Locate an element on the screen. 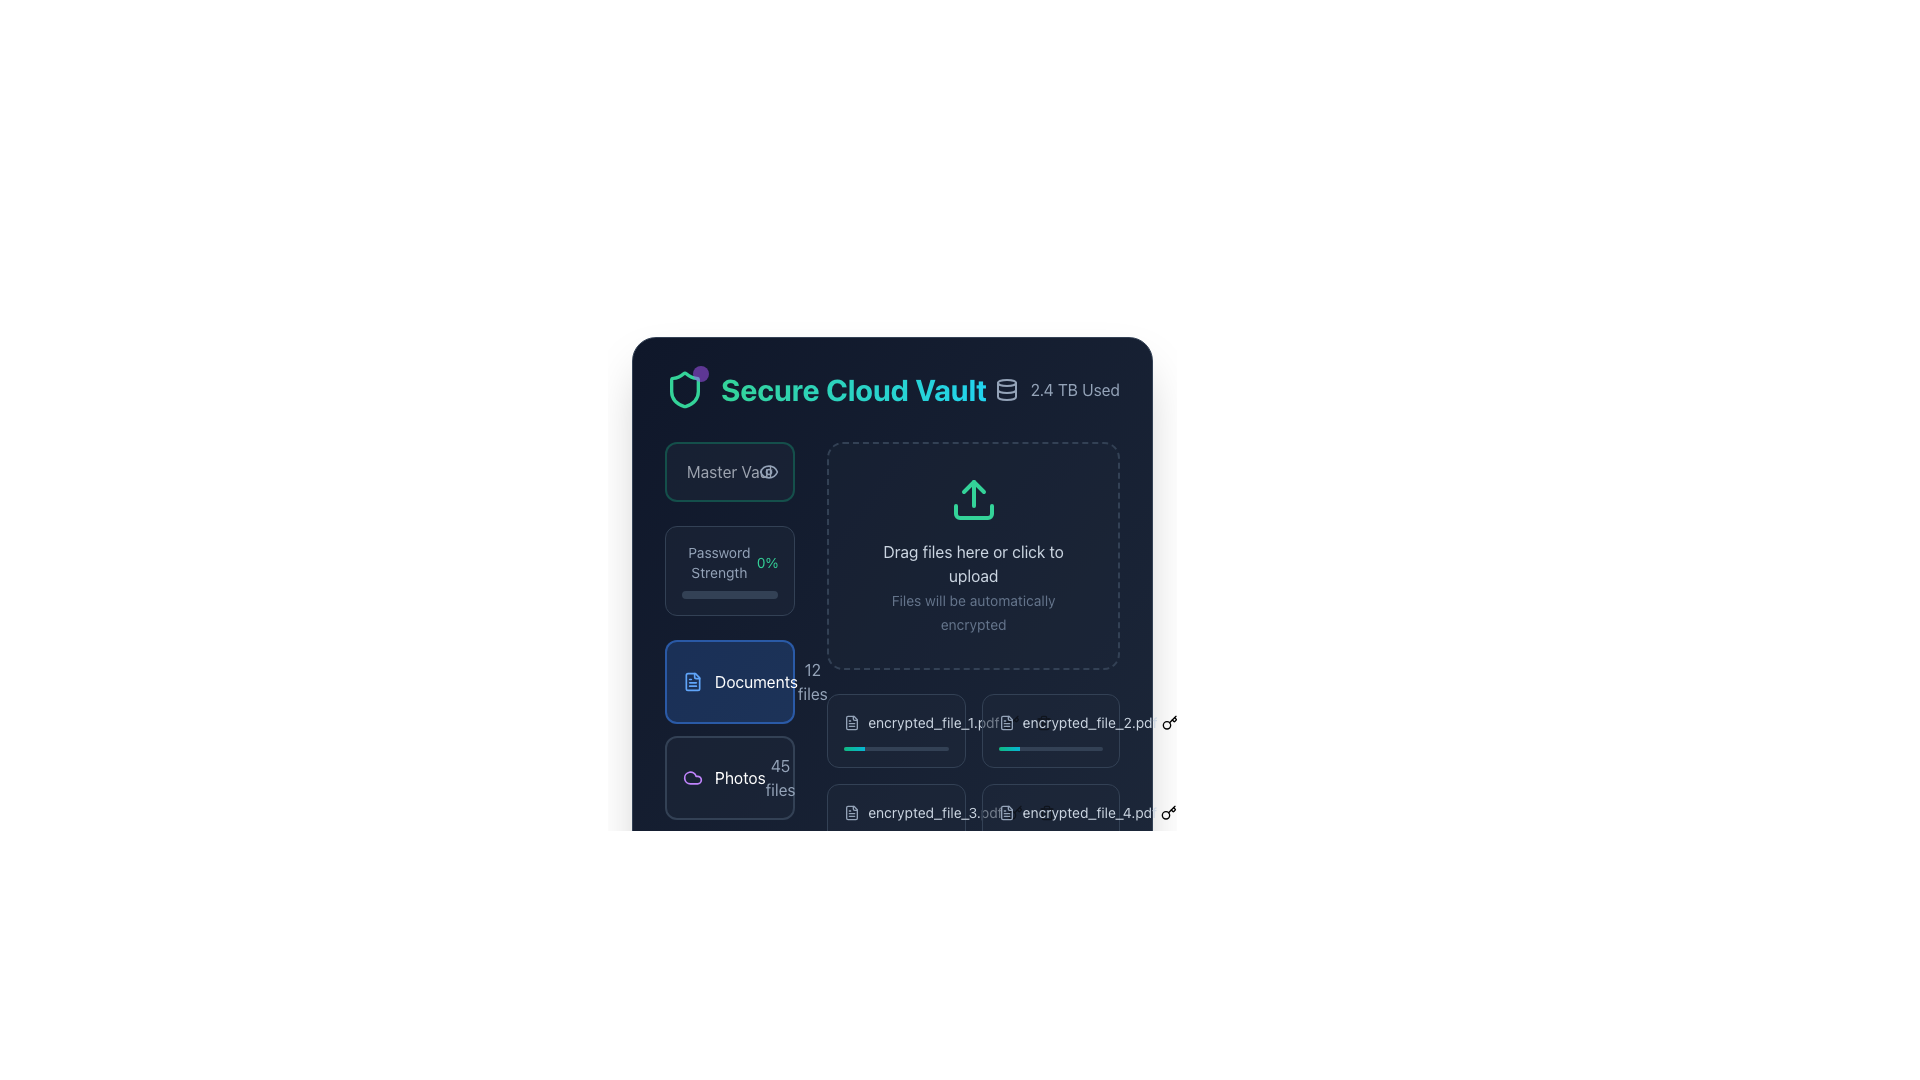  the informational text element that instructs users to 'Drag files here or click to upload' and mentions 'Files will be automatically encrypted' is located at coordinates (973, 586).